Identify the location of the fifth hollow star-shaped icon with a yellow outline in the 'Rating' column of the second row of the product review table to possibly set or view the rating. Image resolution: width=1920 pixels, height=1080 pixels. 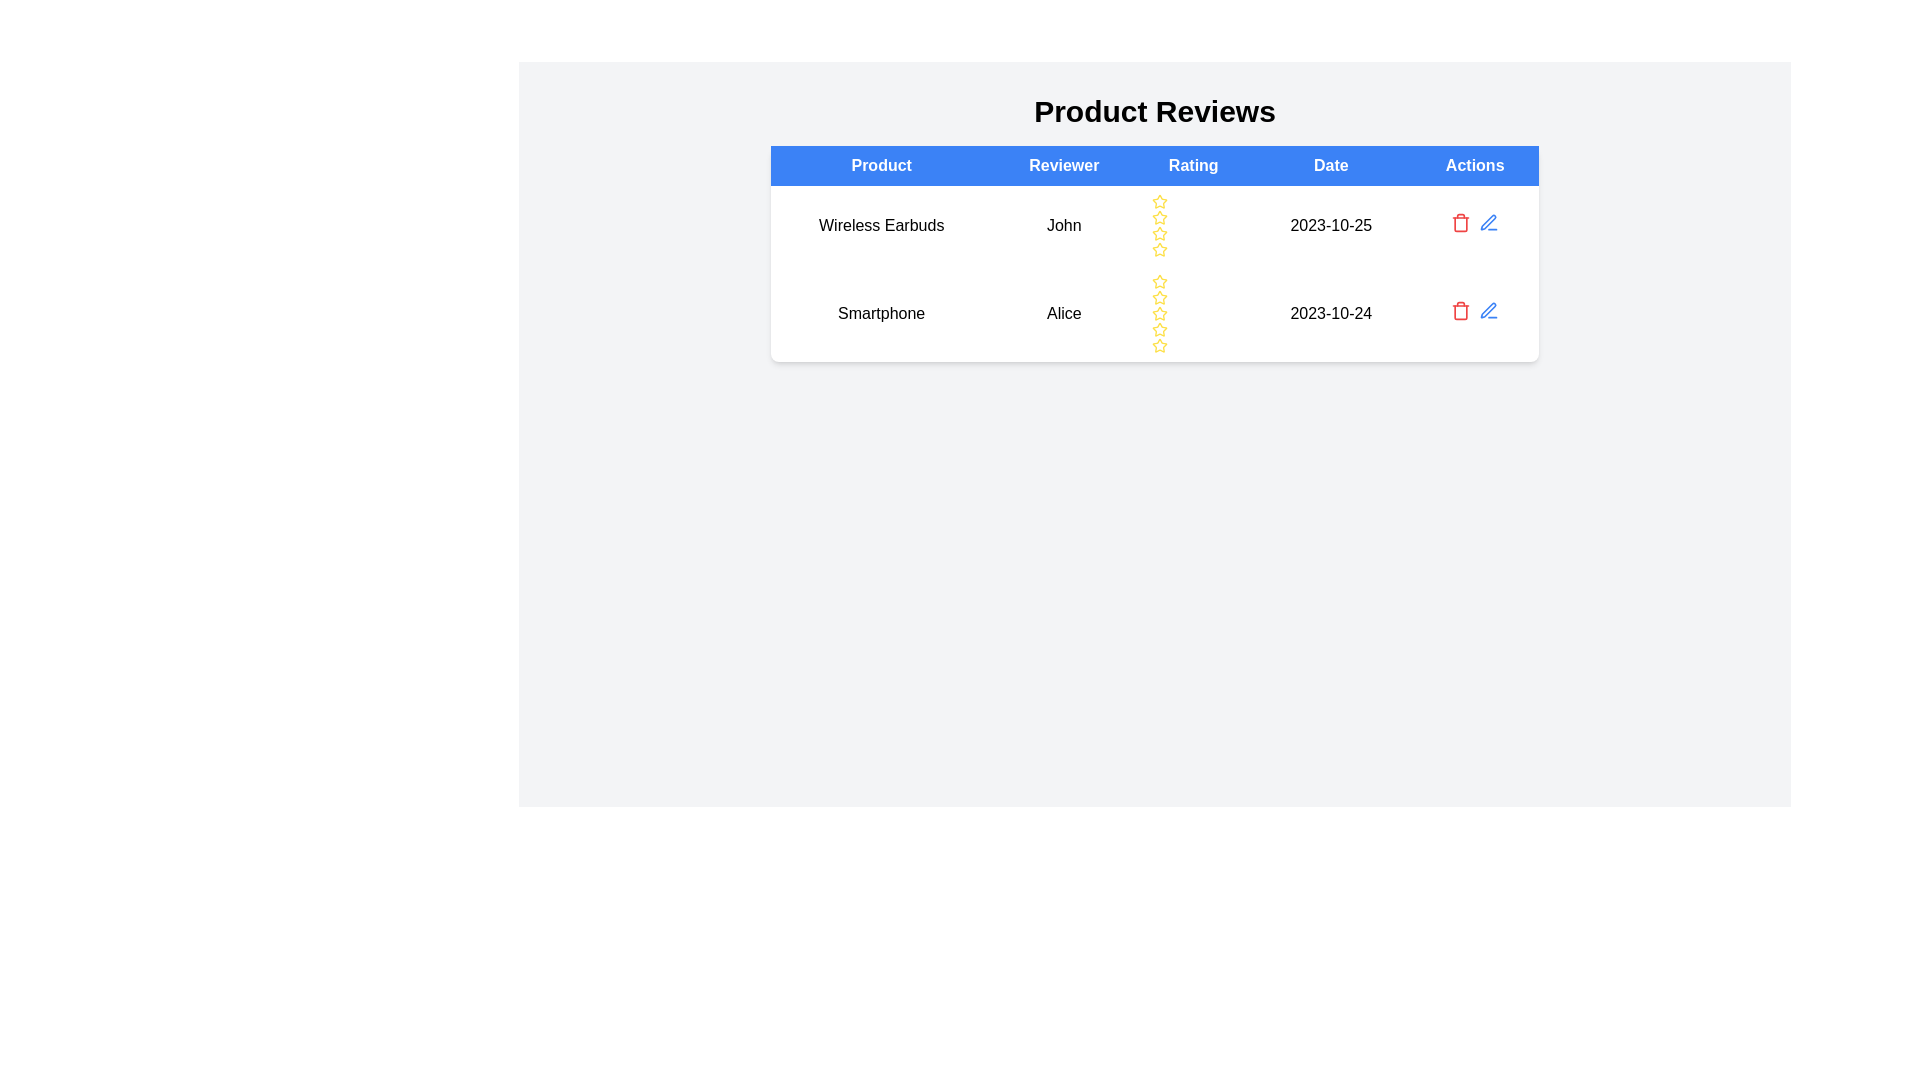
(1160, 313).